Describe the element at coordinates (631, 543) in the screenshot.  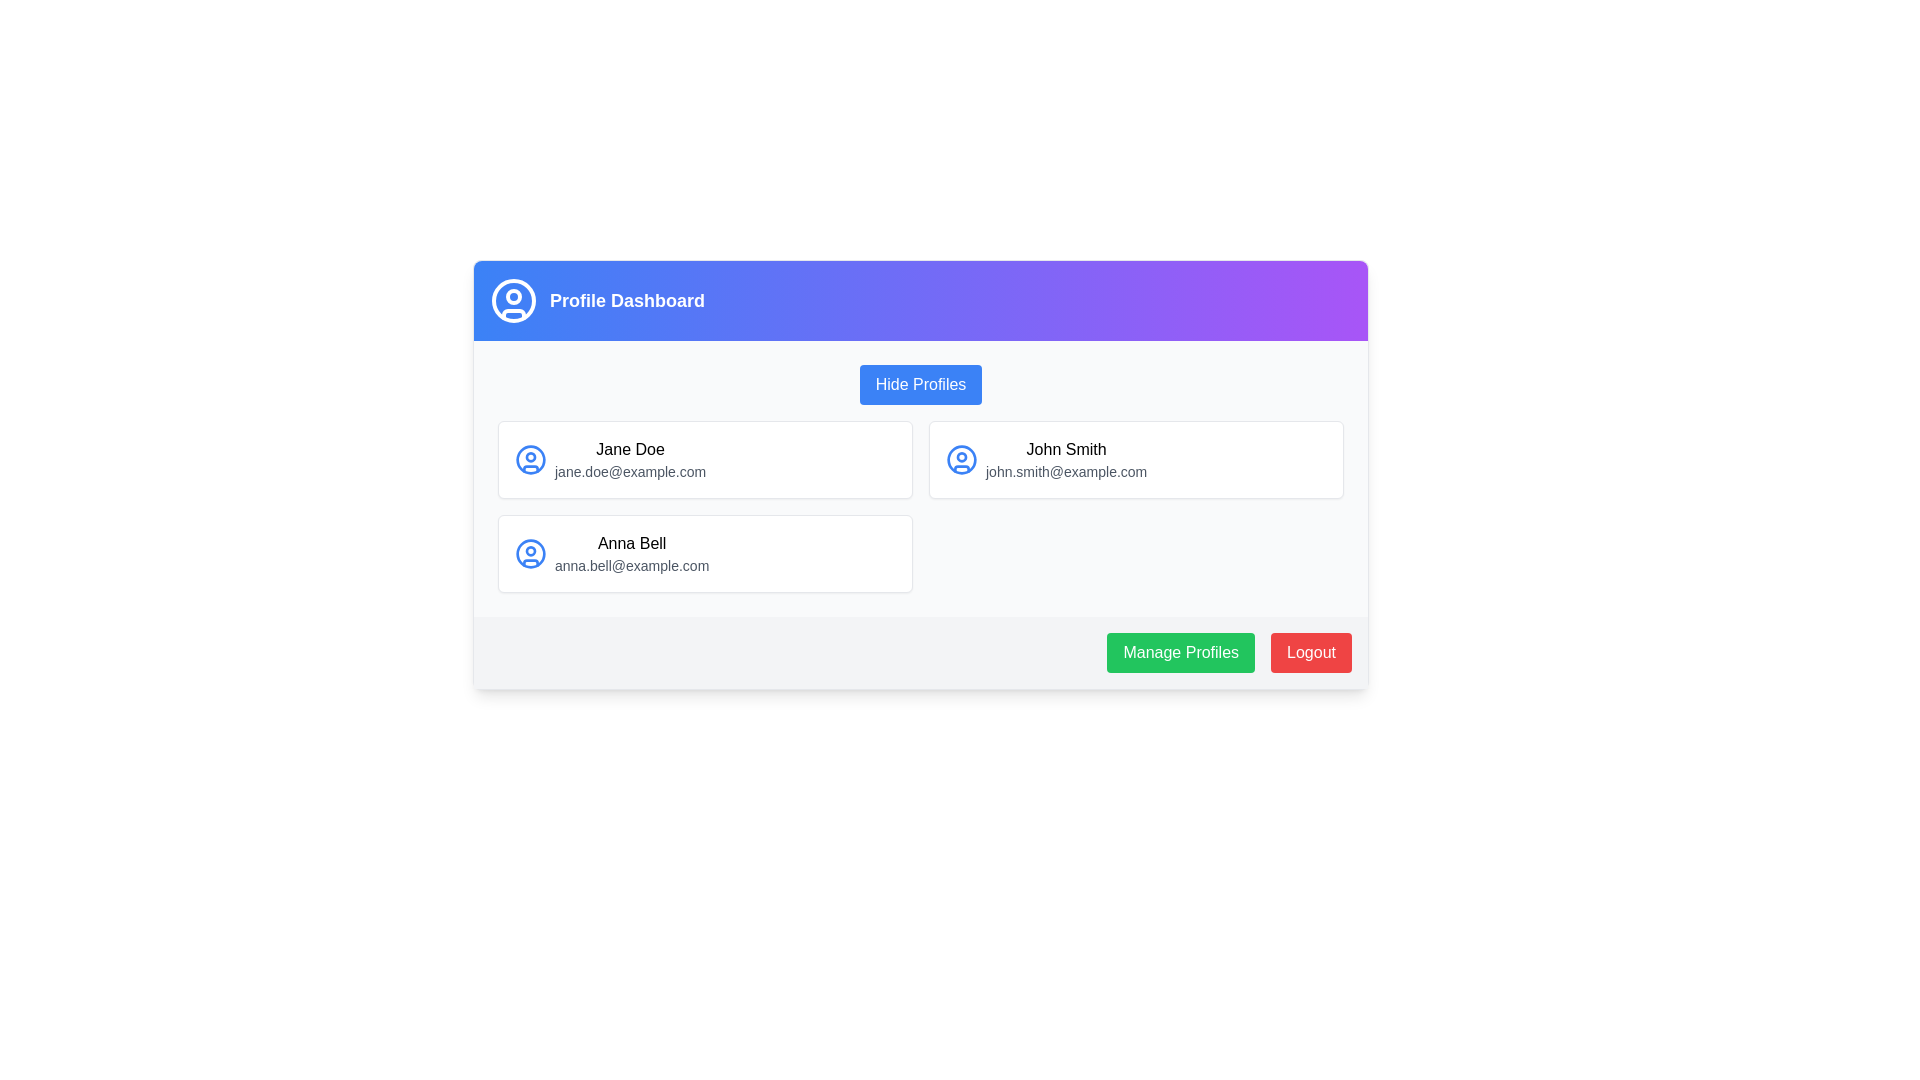
I see `the text 'Anna Bell' located in the second user profile card, which is displayed in a bold font above the email address 'anna.bell@example.com'` at that location.